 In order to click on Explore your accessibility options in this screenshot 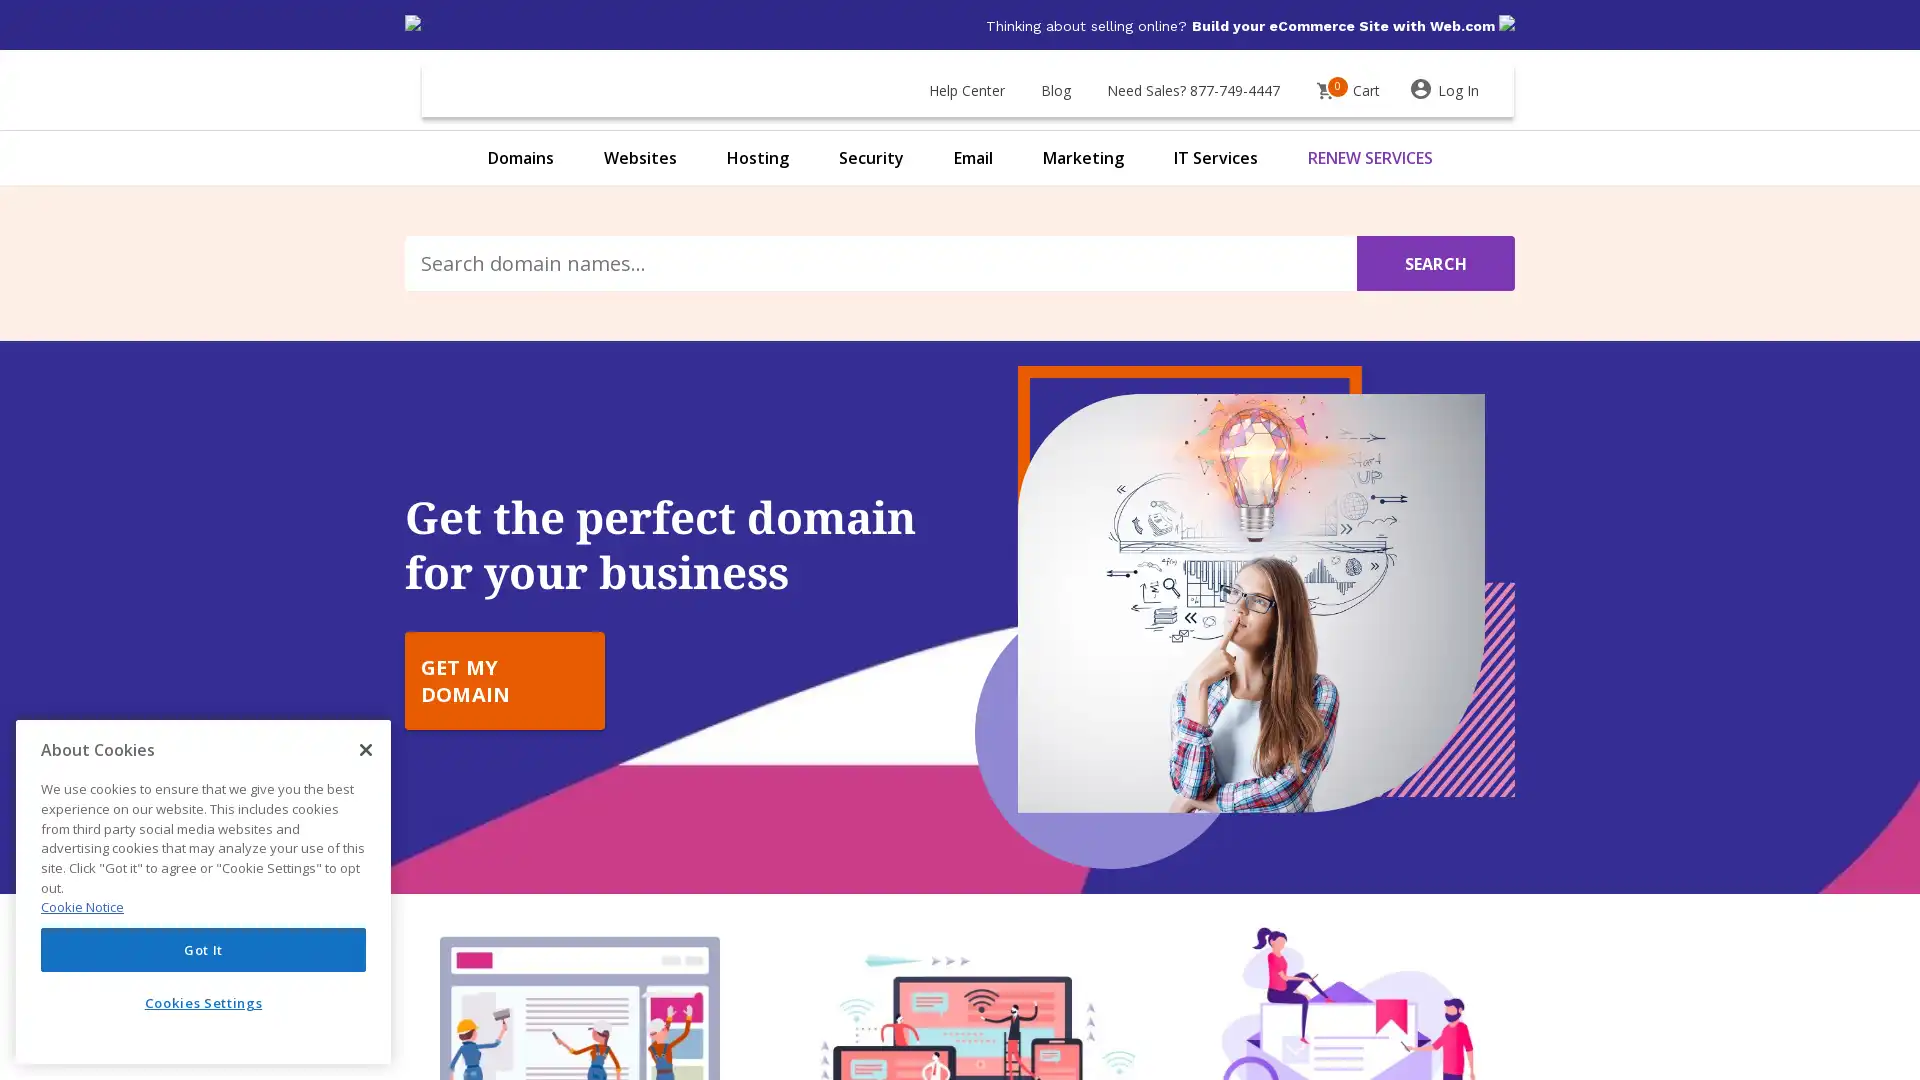, I will do `click(32, 978)`.